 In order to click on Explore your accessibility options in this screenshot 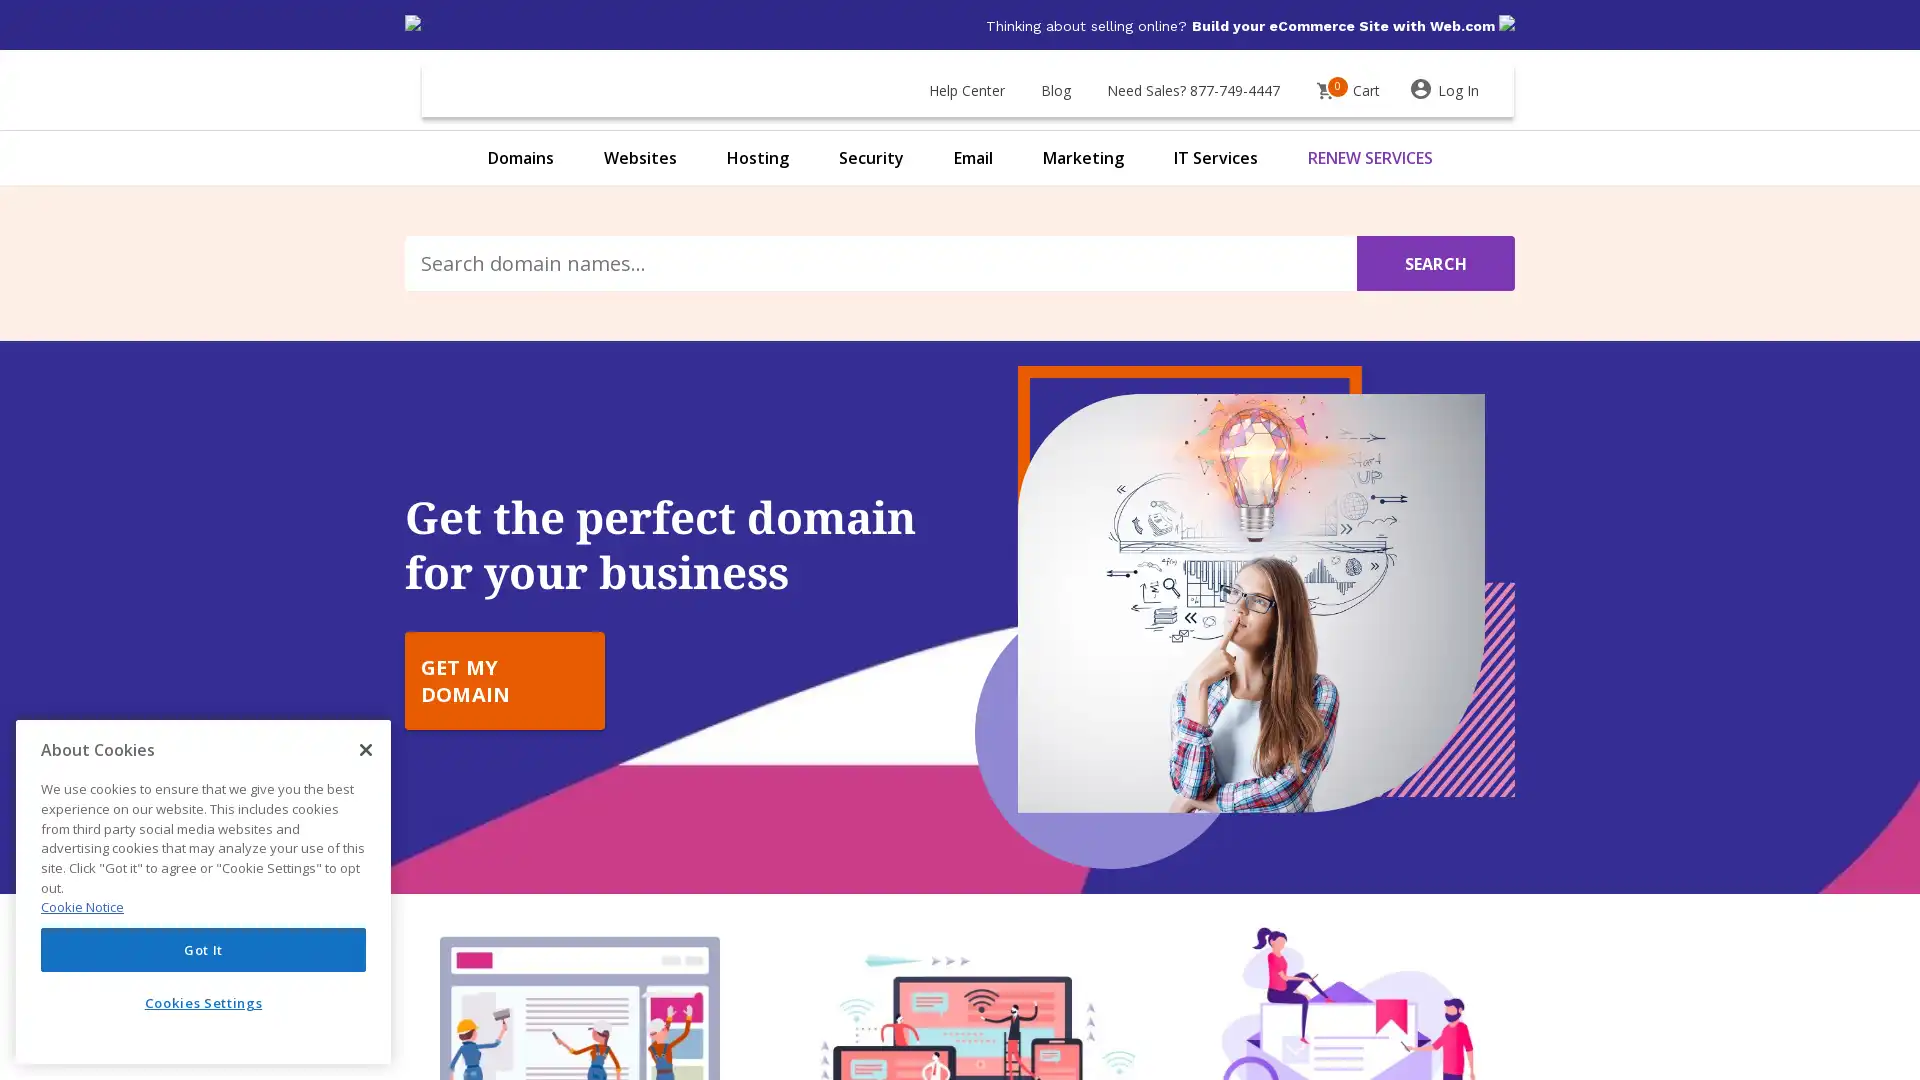, I will do `click(32, 978)`.